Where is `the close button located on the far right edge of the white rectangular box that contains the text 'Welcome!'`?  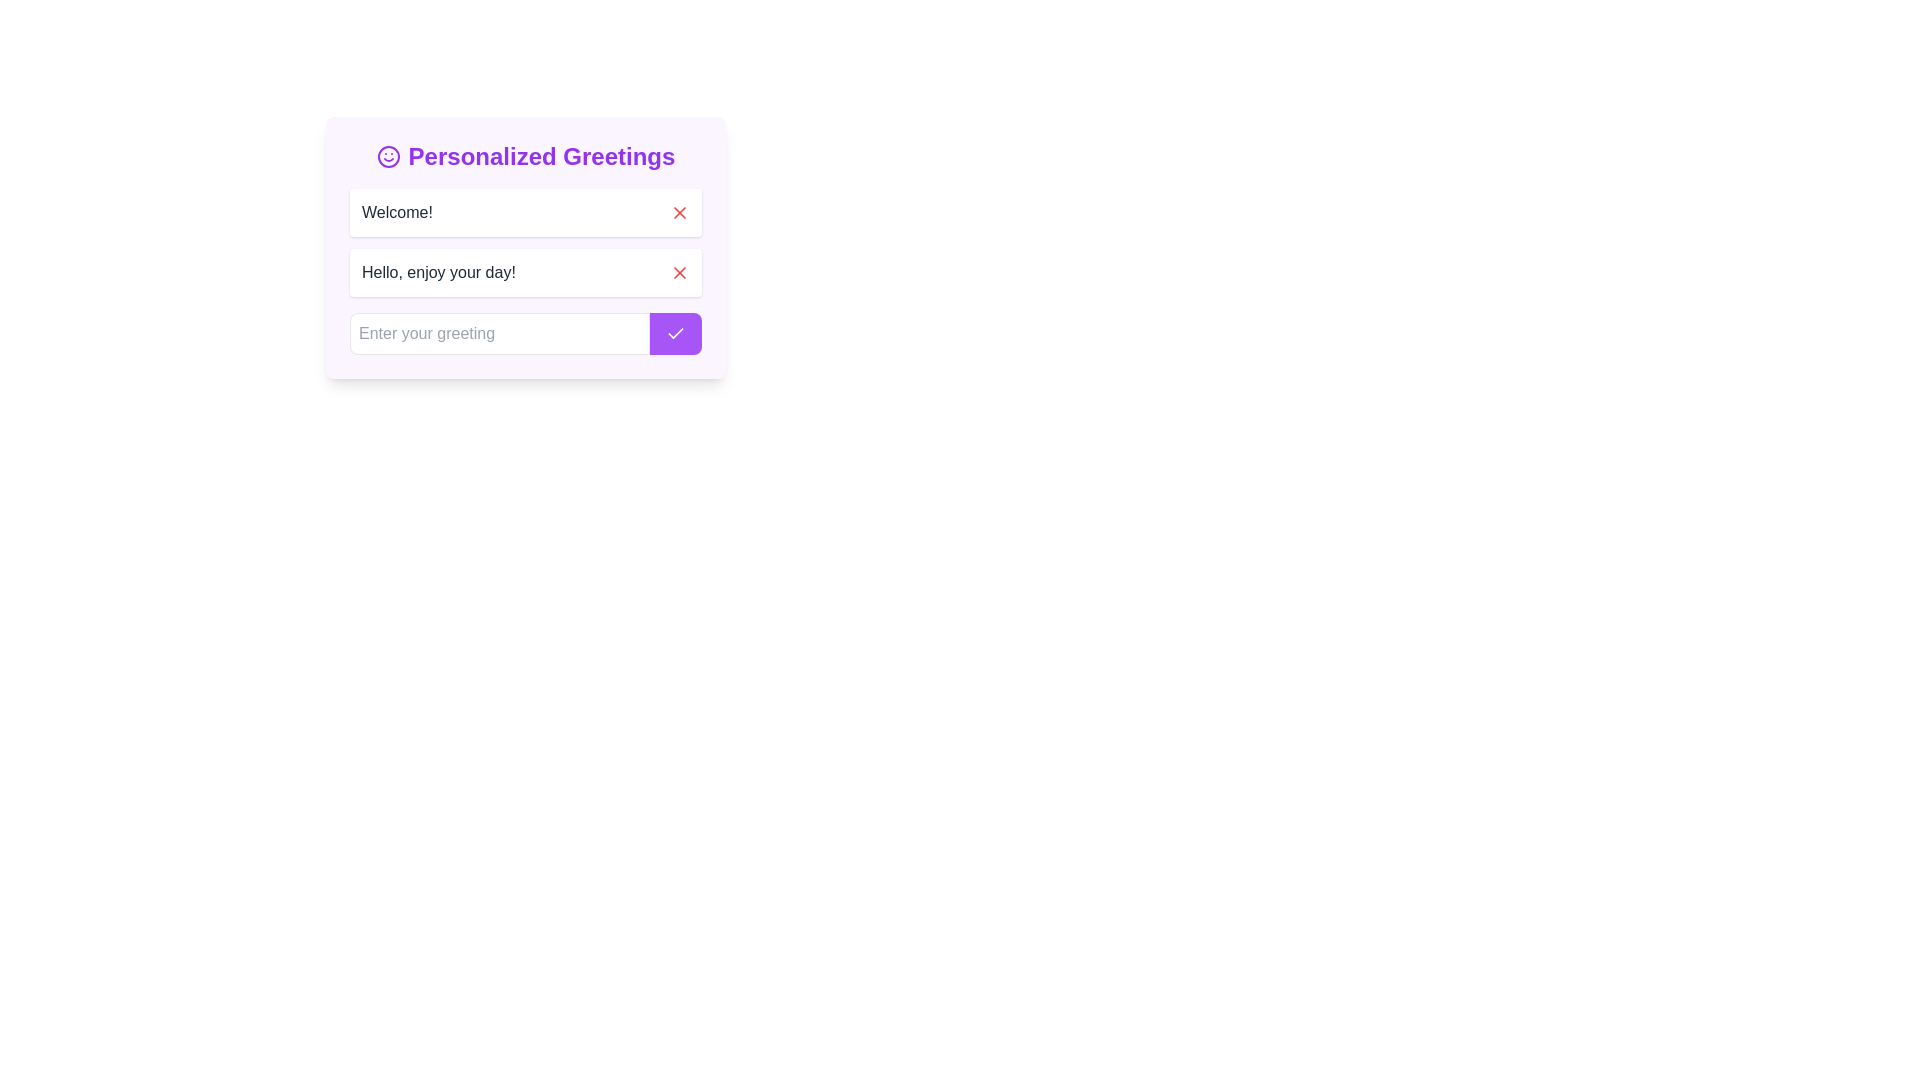
the close button located on the far right edge of the white rectangular box that contains the text 'Welcome!' is located at coordinates (680, 212).